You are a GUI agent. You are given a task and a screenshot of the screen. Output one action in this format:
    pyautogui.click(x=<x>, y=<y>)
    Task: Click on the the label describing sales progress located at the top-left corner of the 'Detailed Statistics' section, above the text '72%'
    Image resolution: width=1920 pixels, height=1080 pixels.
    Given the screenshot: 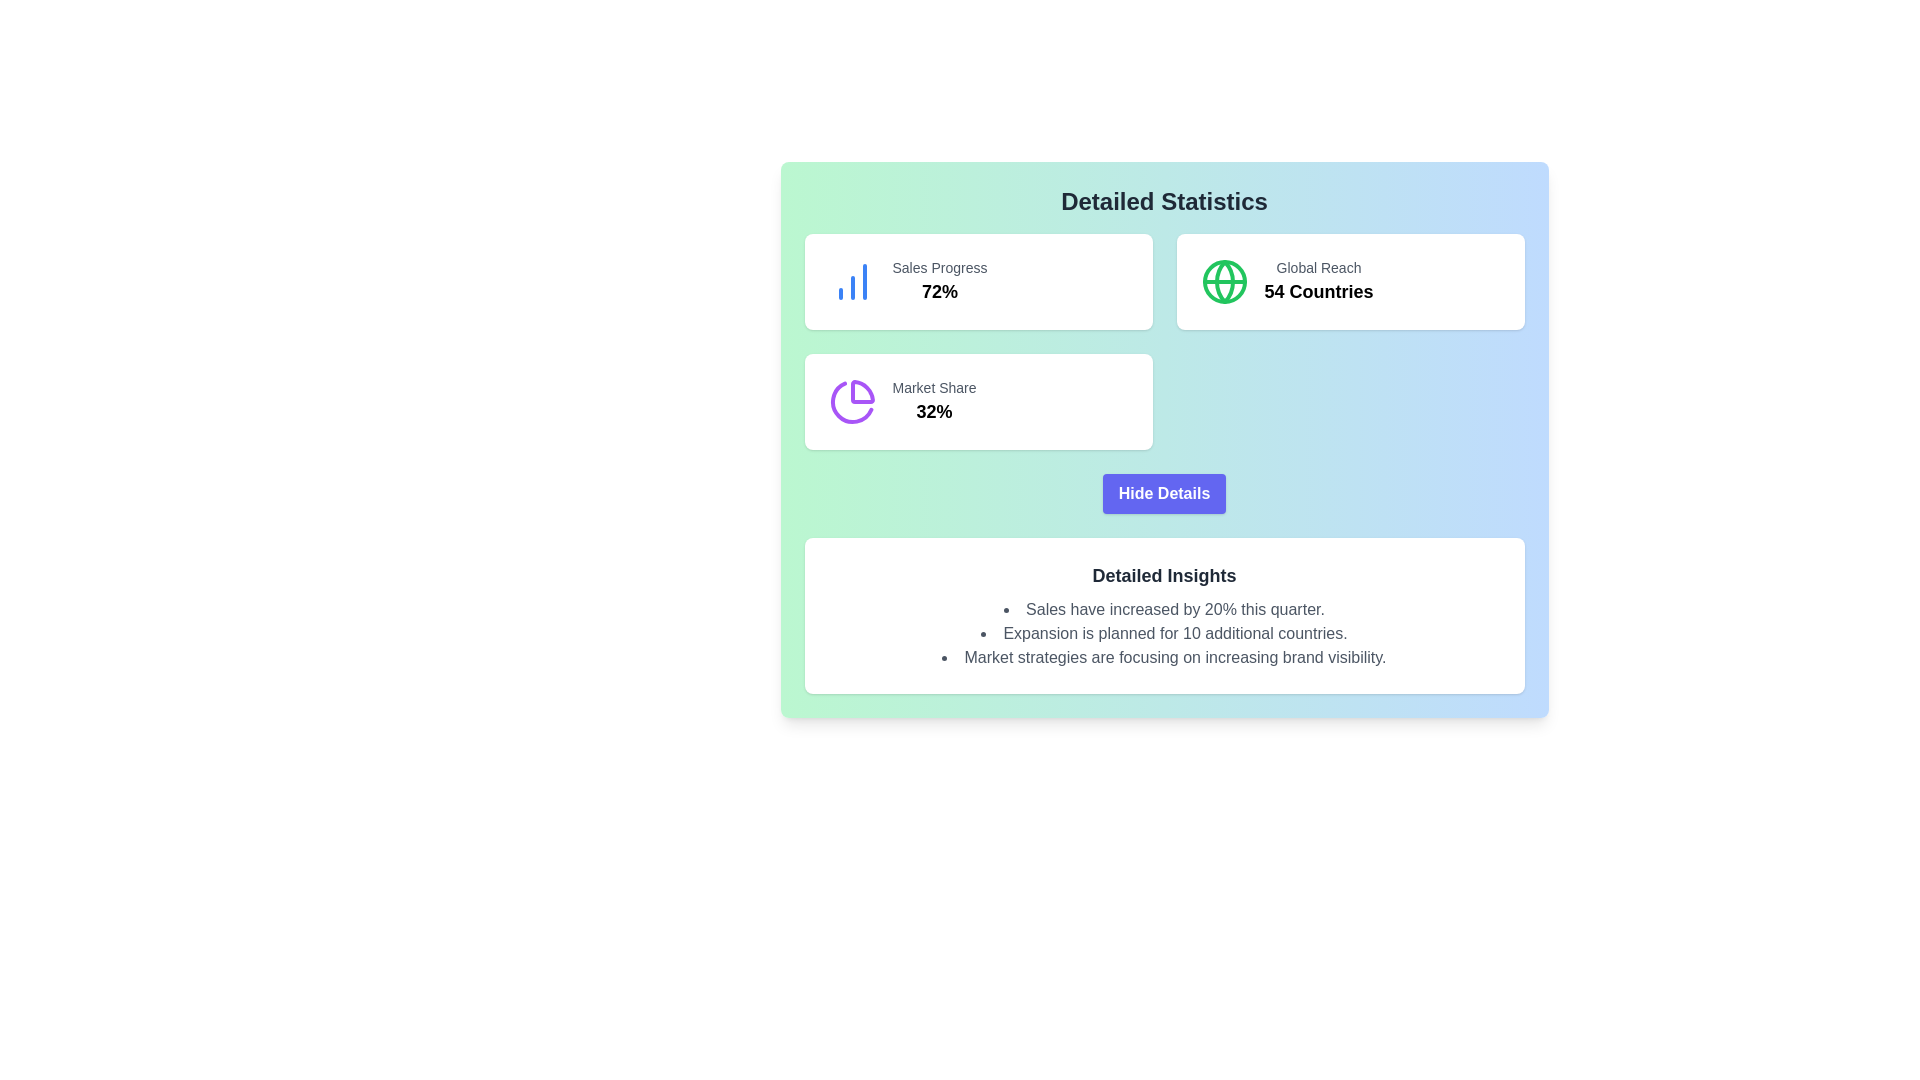 What is the action you would take?
    pyautogui.click(x=939, y=266)
    